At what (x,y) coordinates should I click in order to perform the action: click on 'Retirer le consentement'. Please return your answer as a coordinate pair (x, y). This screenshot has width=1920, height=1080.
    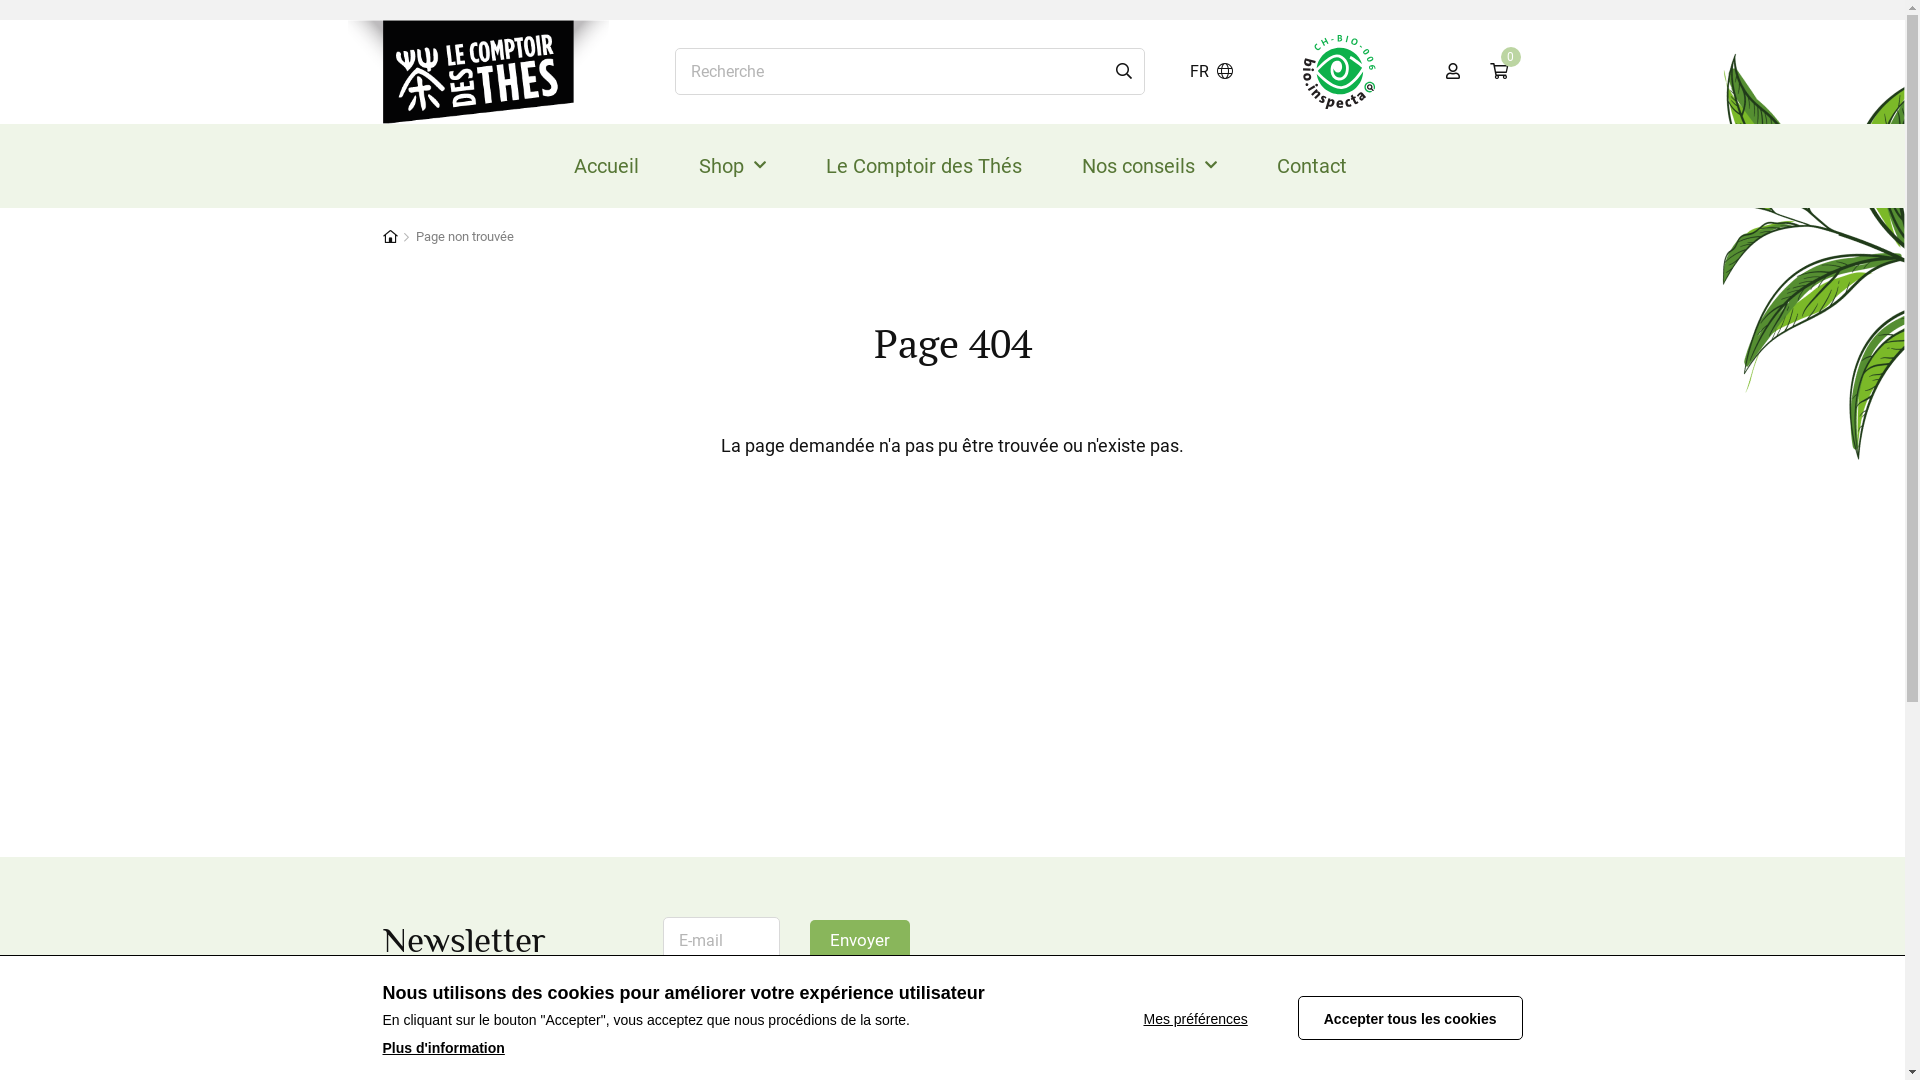
    Looking at the image, I should click on (1218, 1018).